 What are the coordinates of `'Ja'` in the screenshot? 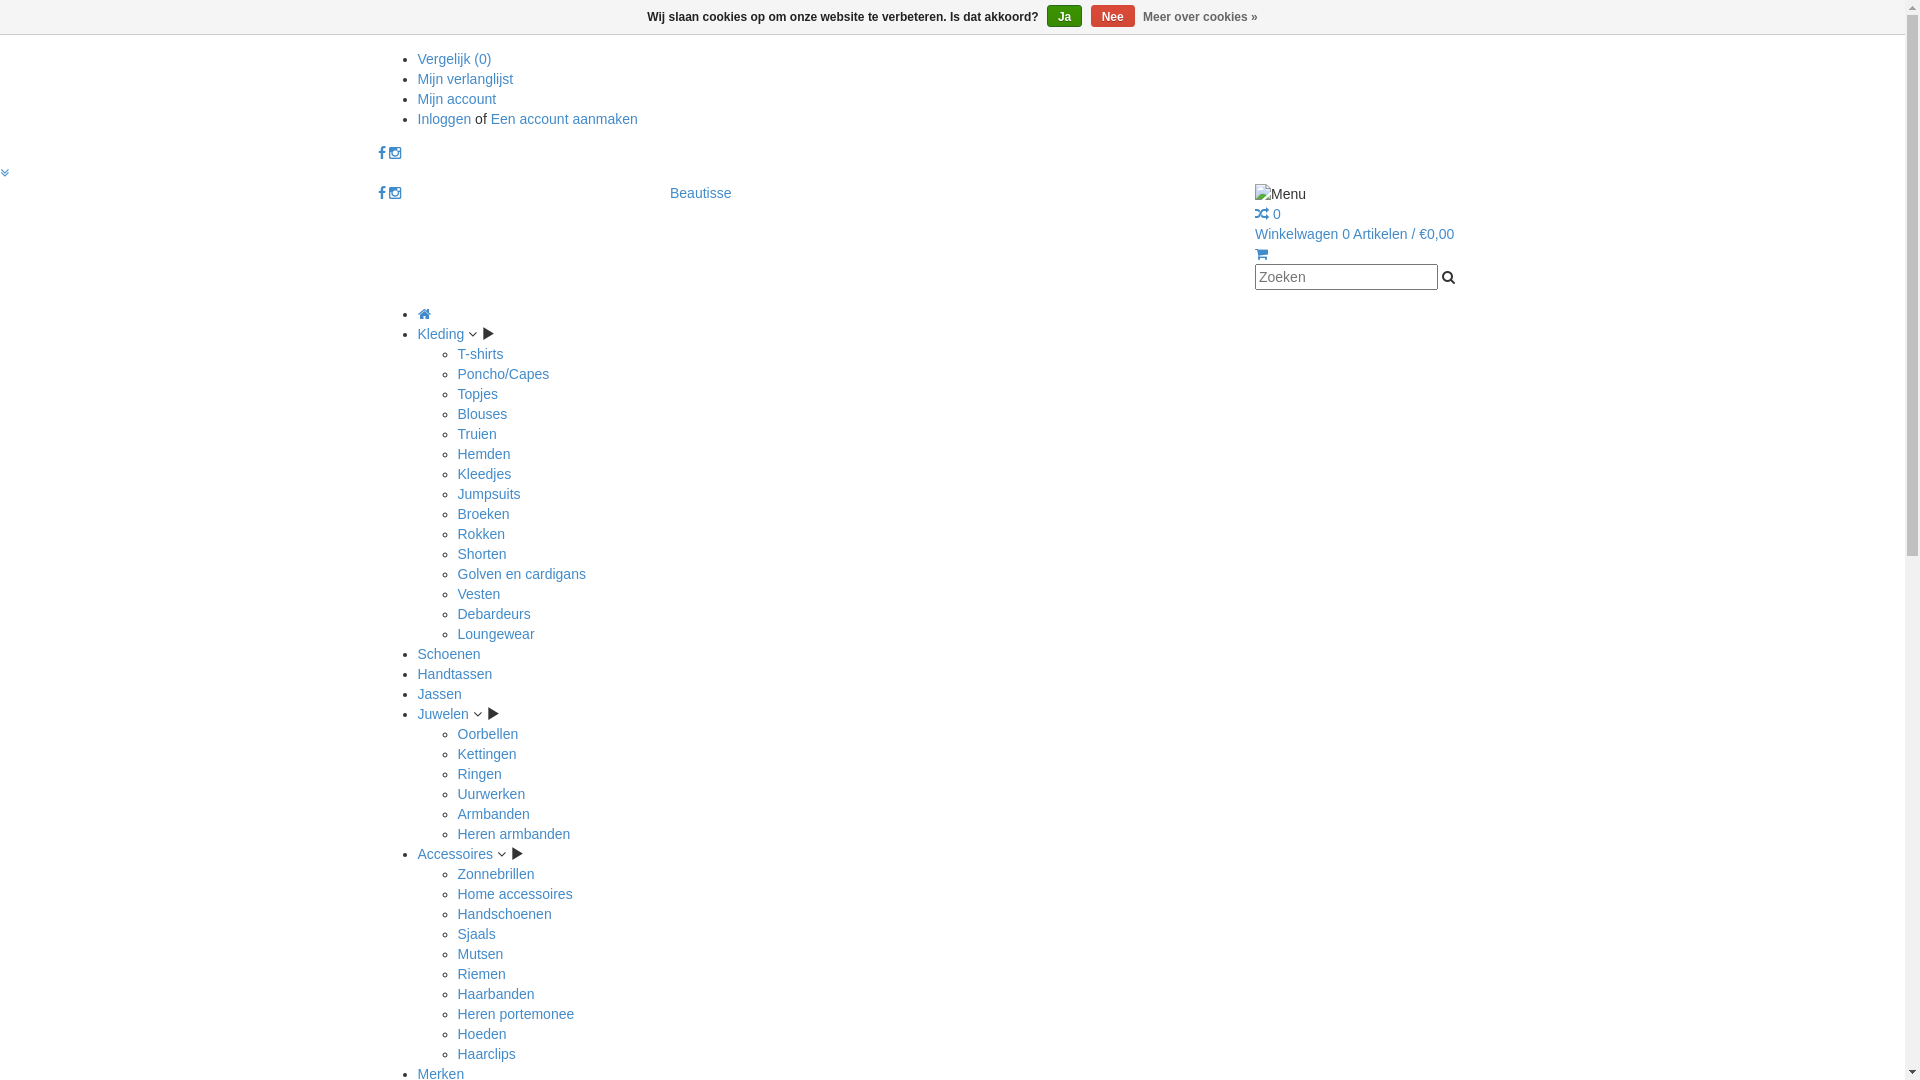 It's located at (1063, 15).